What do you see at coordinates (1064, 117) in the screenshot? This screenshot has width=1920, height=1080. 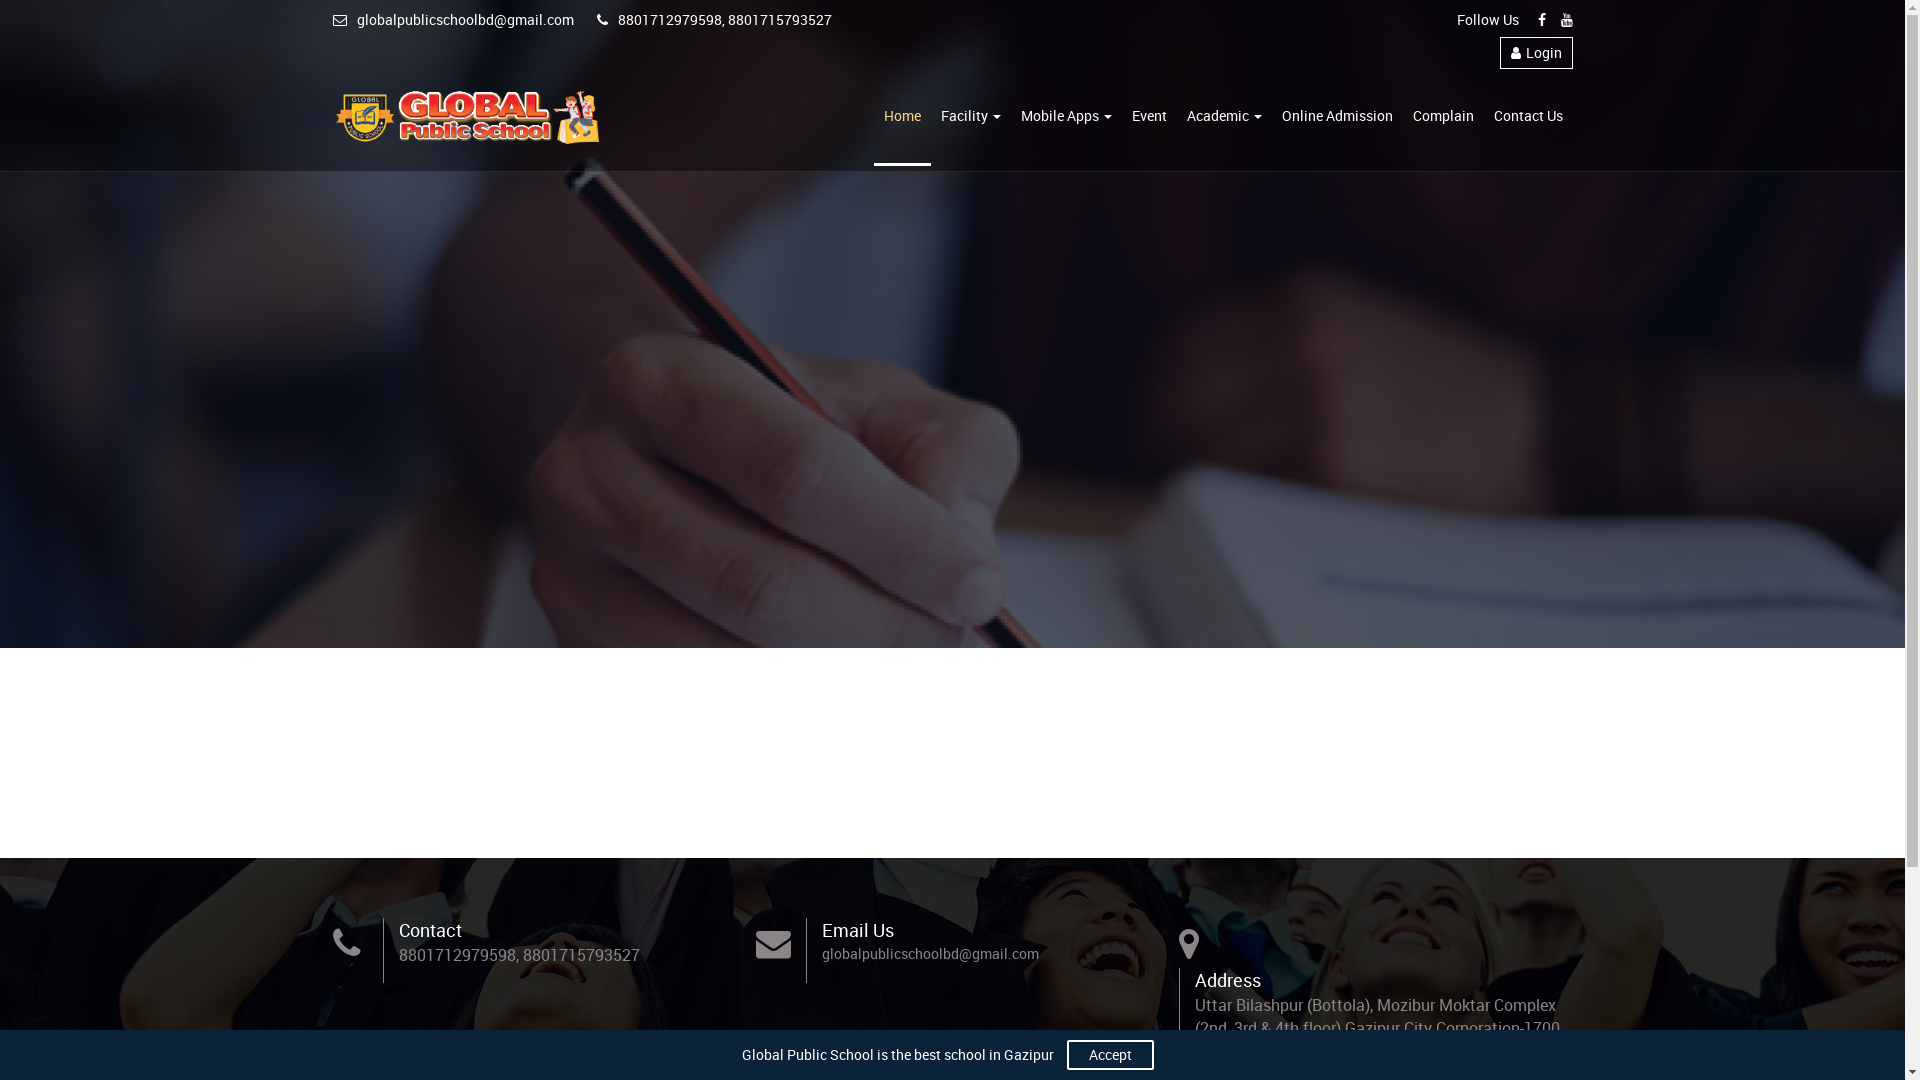 I see `'Mobile Apps'` at bounding box center [1064, 117].